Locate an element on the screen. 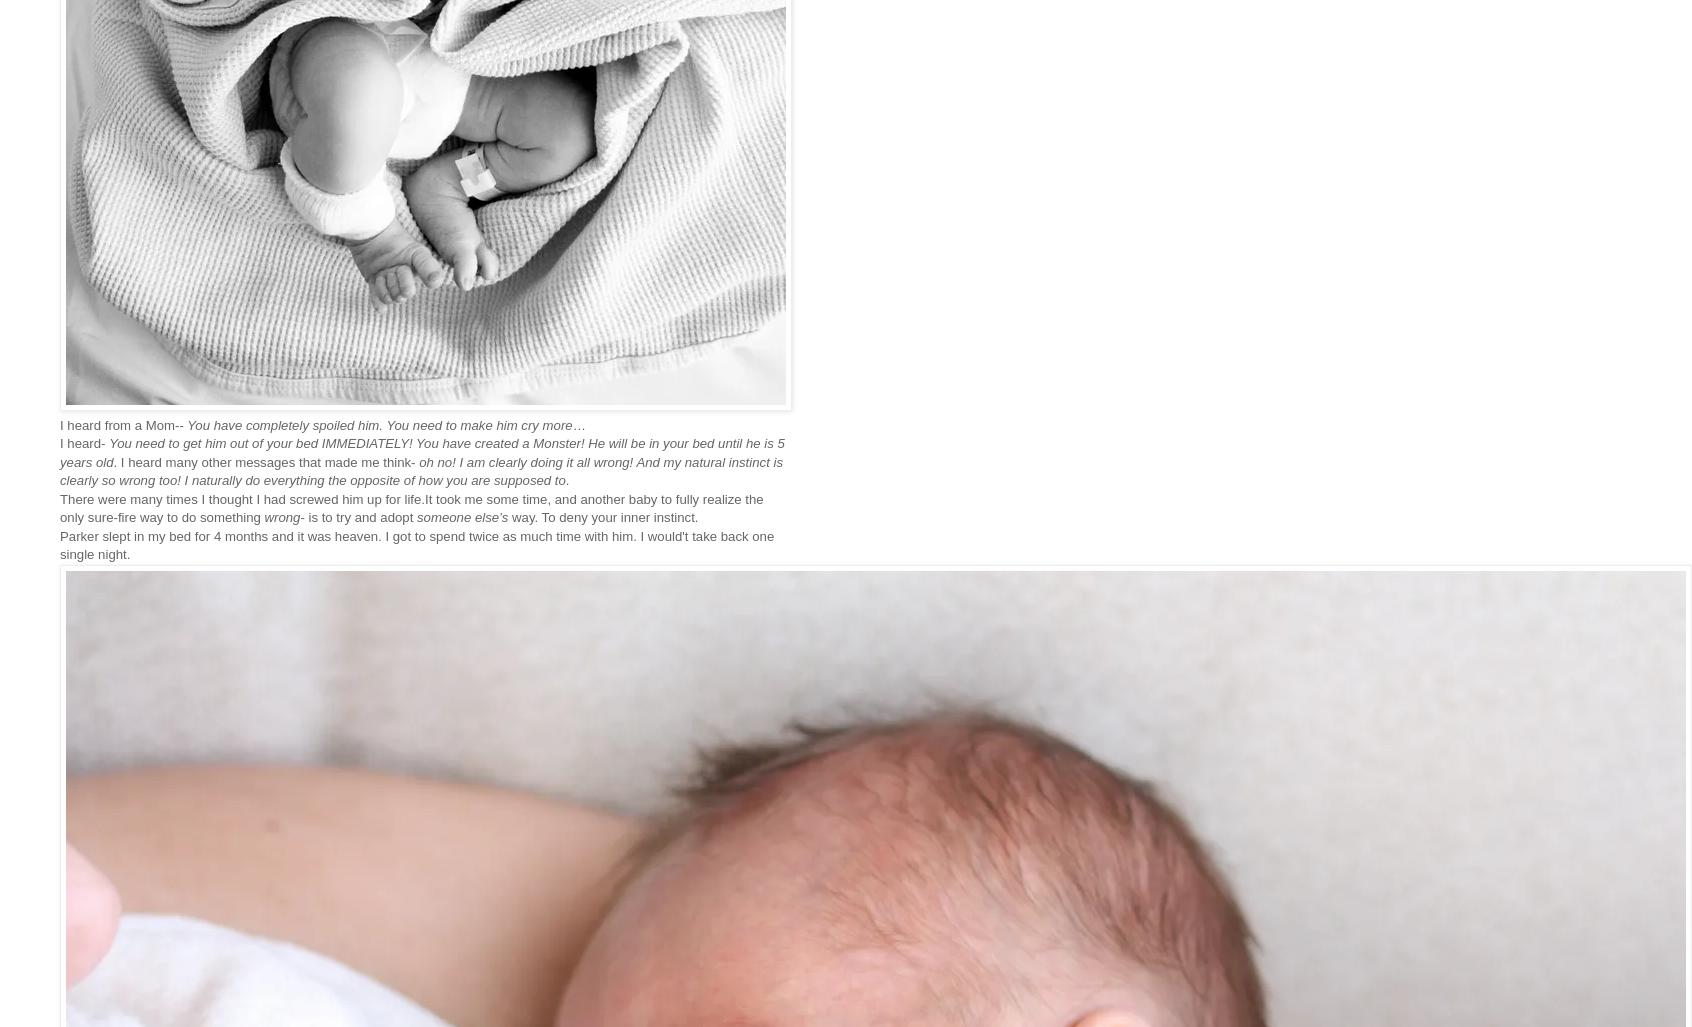 The height and width of the screenshot is (1027, 1692). 'I heard from a Mom--' is located at coordinates (59, 423).